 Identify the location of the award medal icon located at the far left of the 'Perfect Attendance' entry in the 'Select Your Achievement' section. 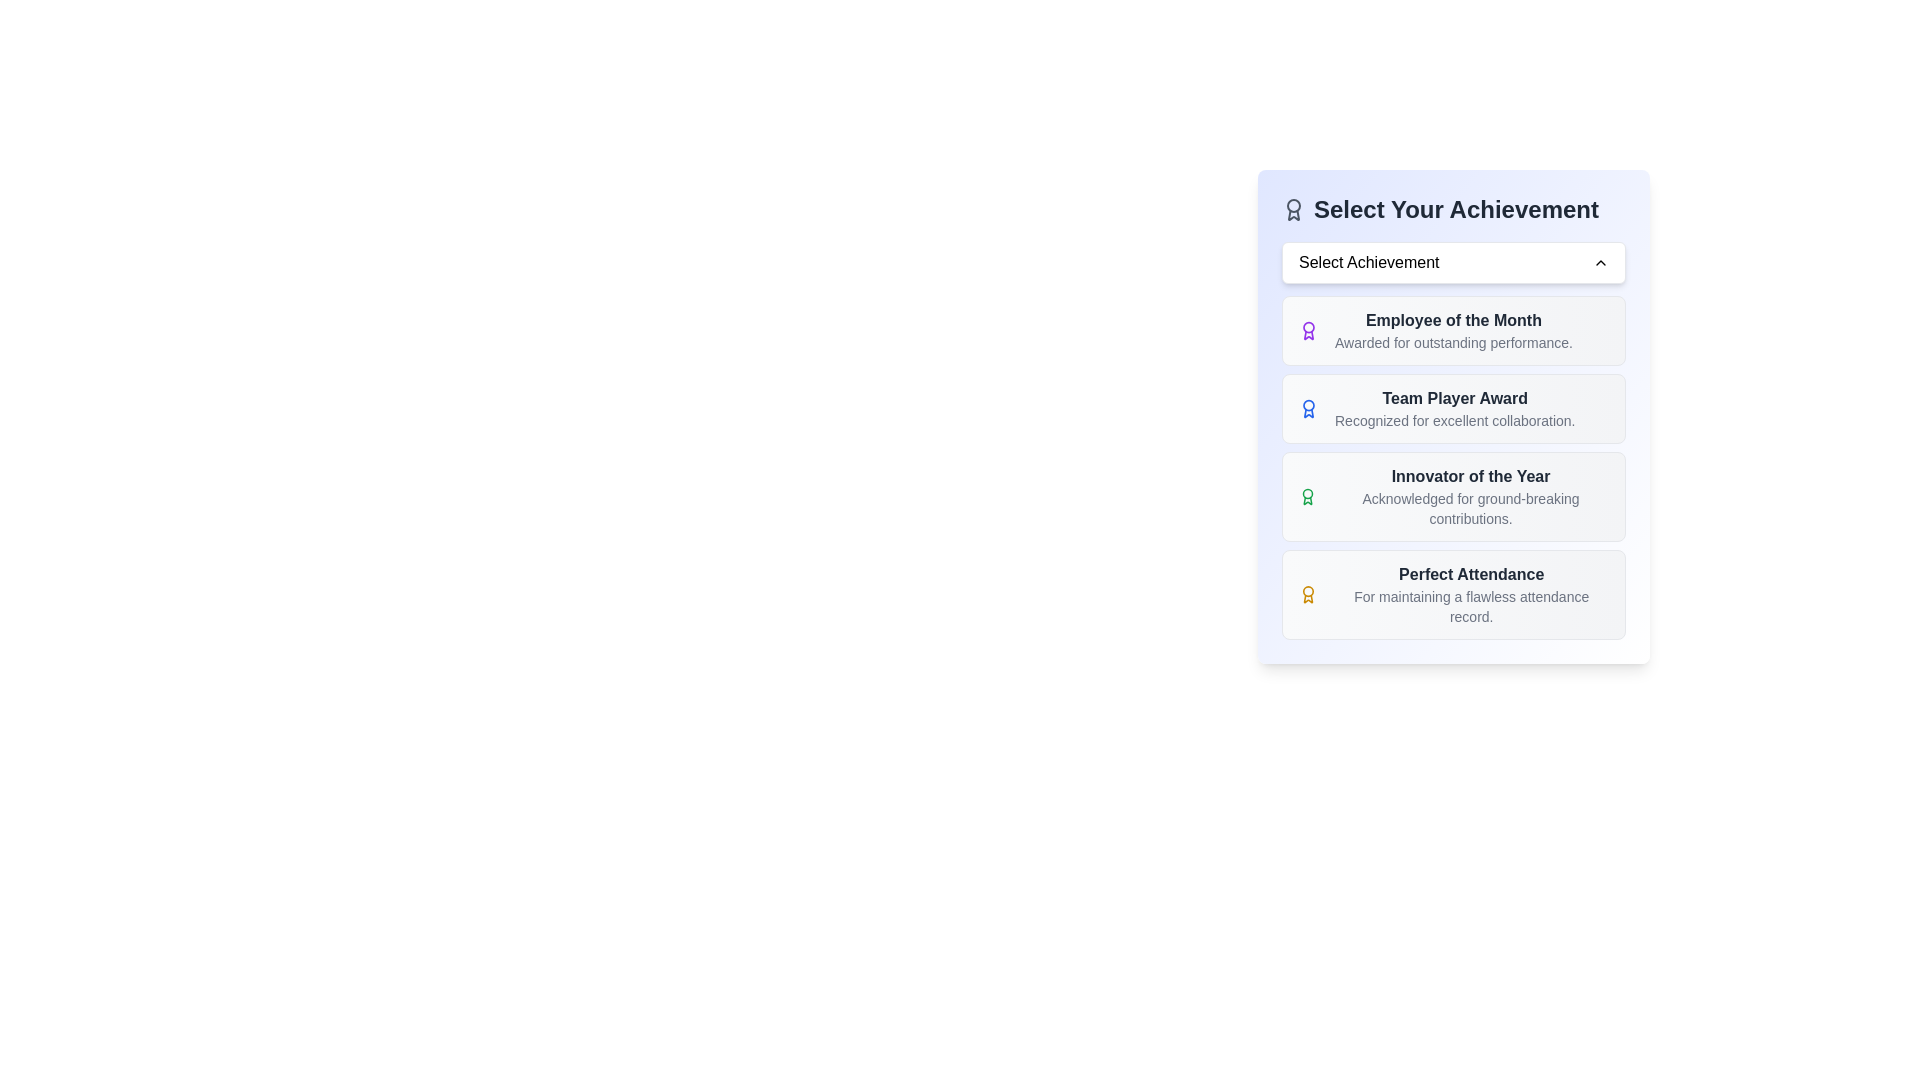
(1308, 593).